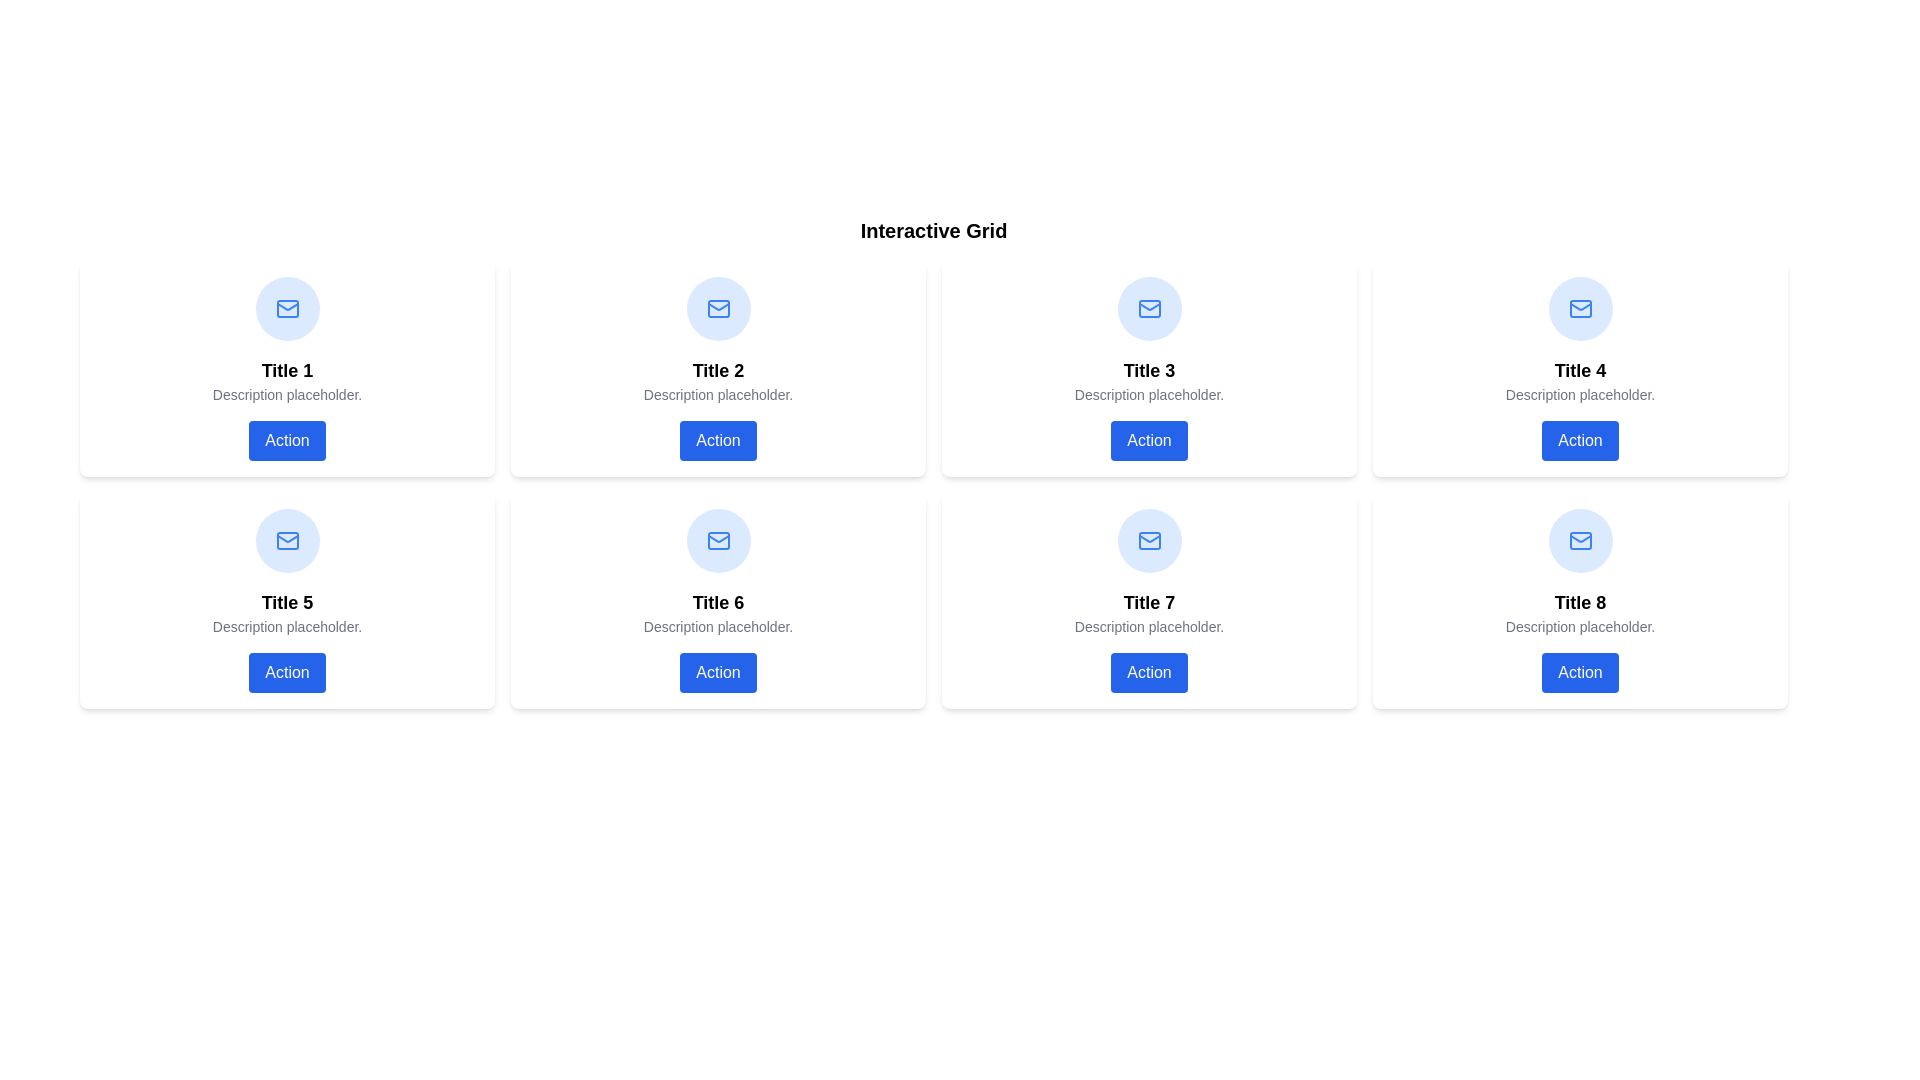  Describe the element at coordinates (718, 540) in the screenshot. I see `the mail icon located at the center of the panel labeled 'Title 6', which is in the second row, third column of the grid layout` at that location.